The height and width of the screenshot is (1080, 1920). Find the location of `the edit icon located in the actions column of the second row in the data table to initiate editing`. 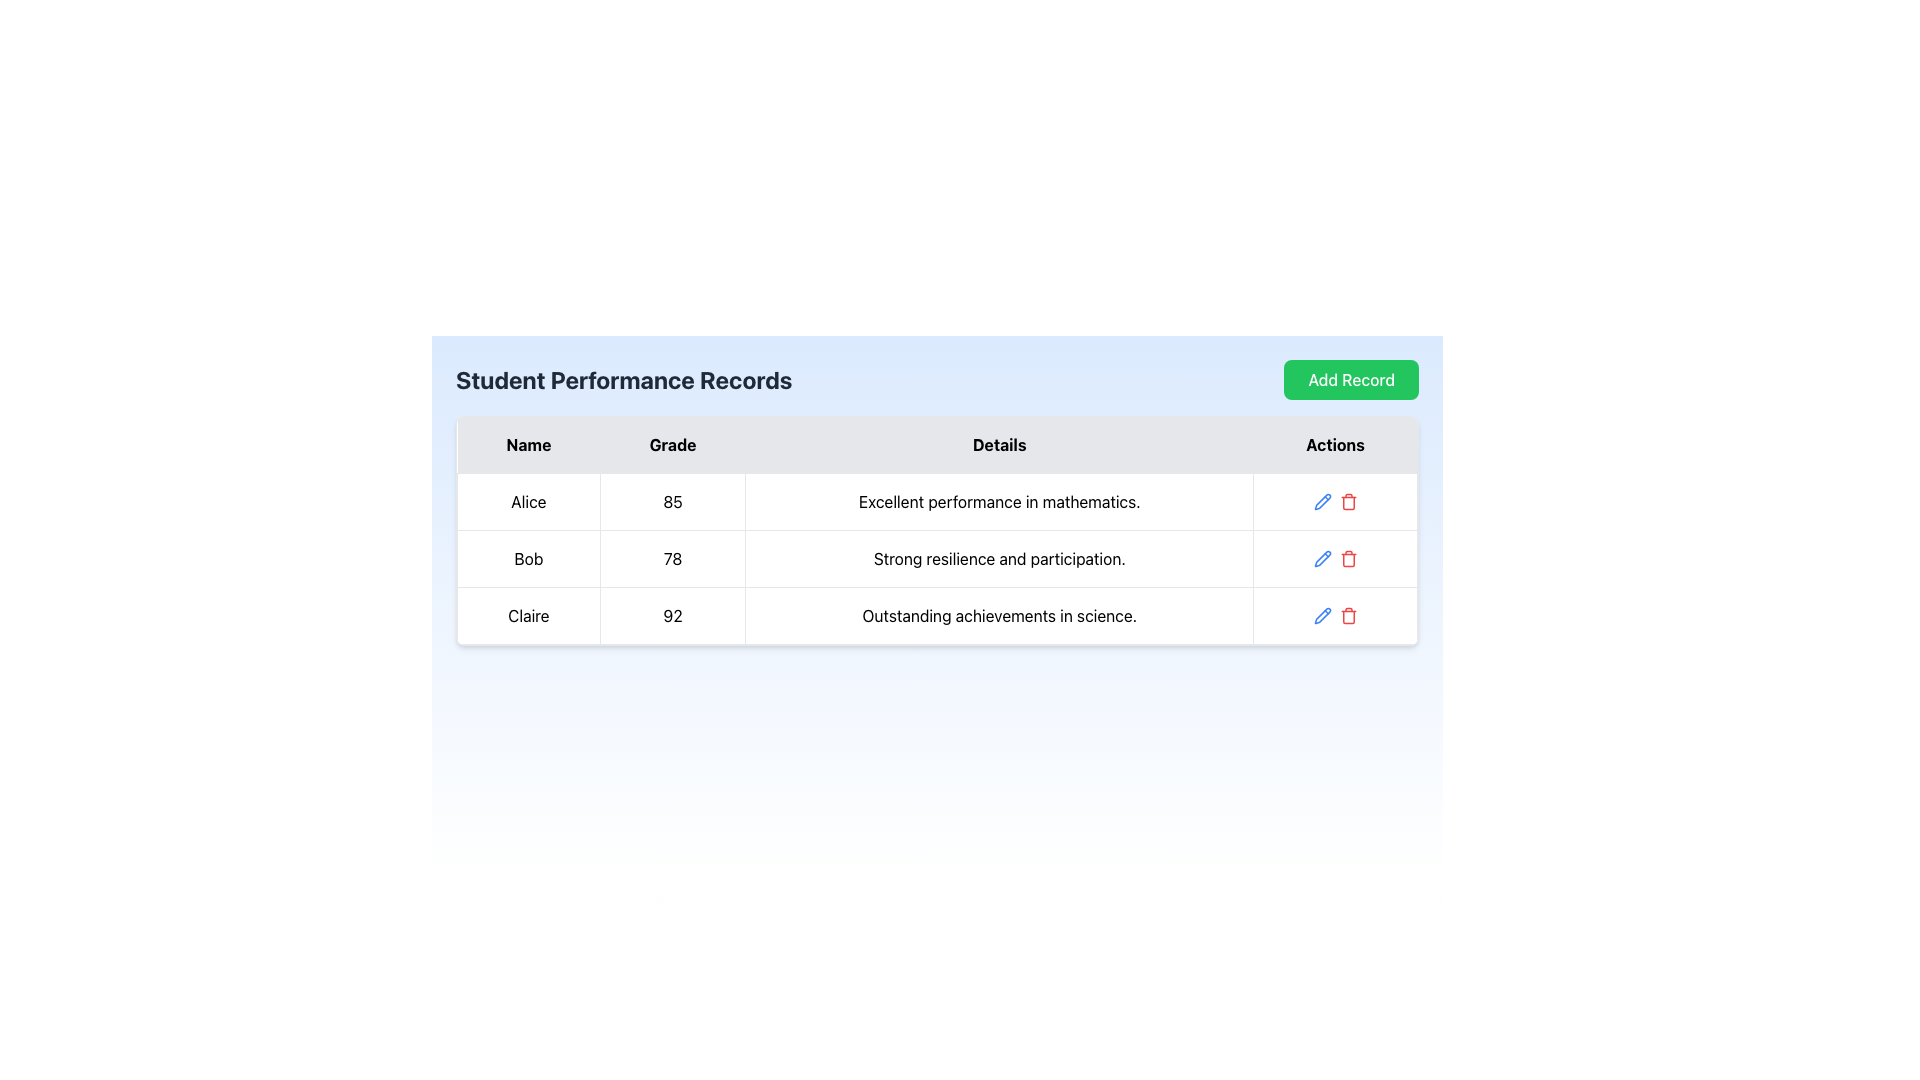

the edit icon located in the actions column of the second row in the data table to initiate editing is located at coordinates (1322, 559).